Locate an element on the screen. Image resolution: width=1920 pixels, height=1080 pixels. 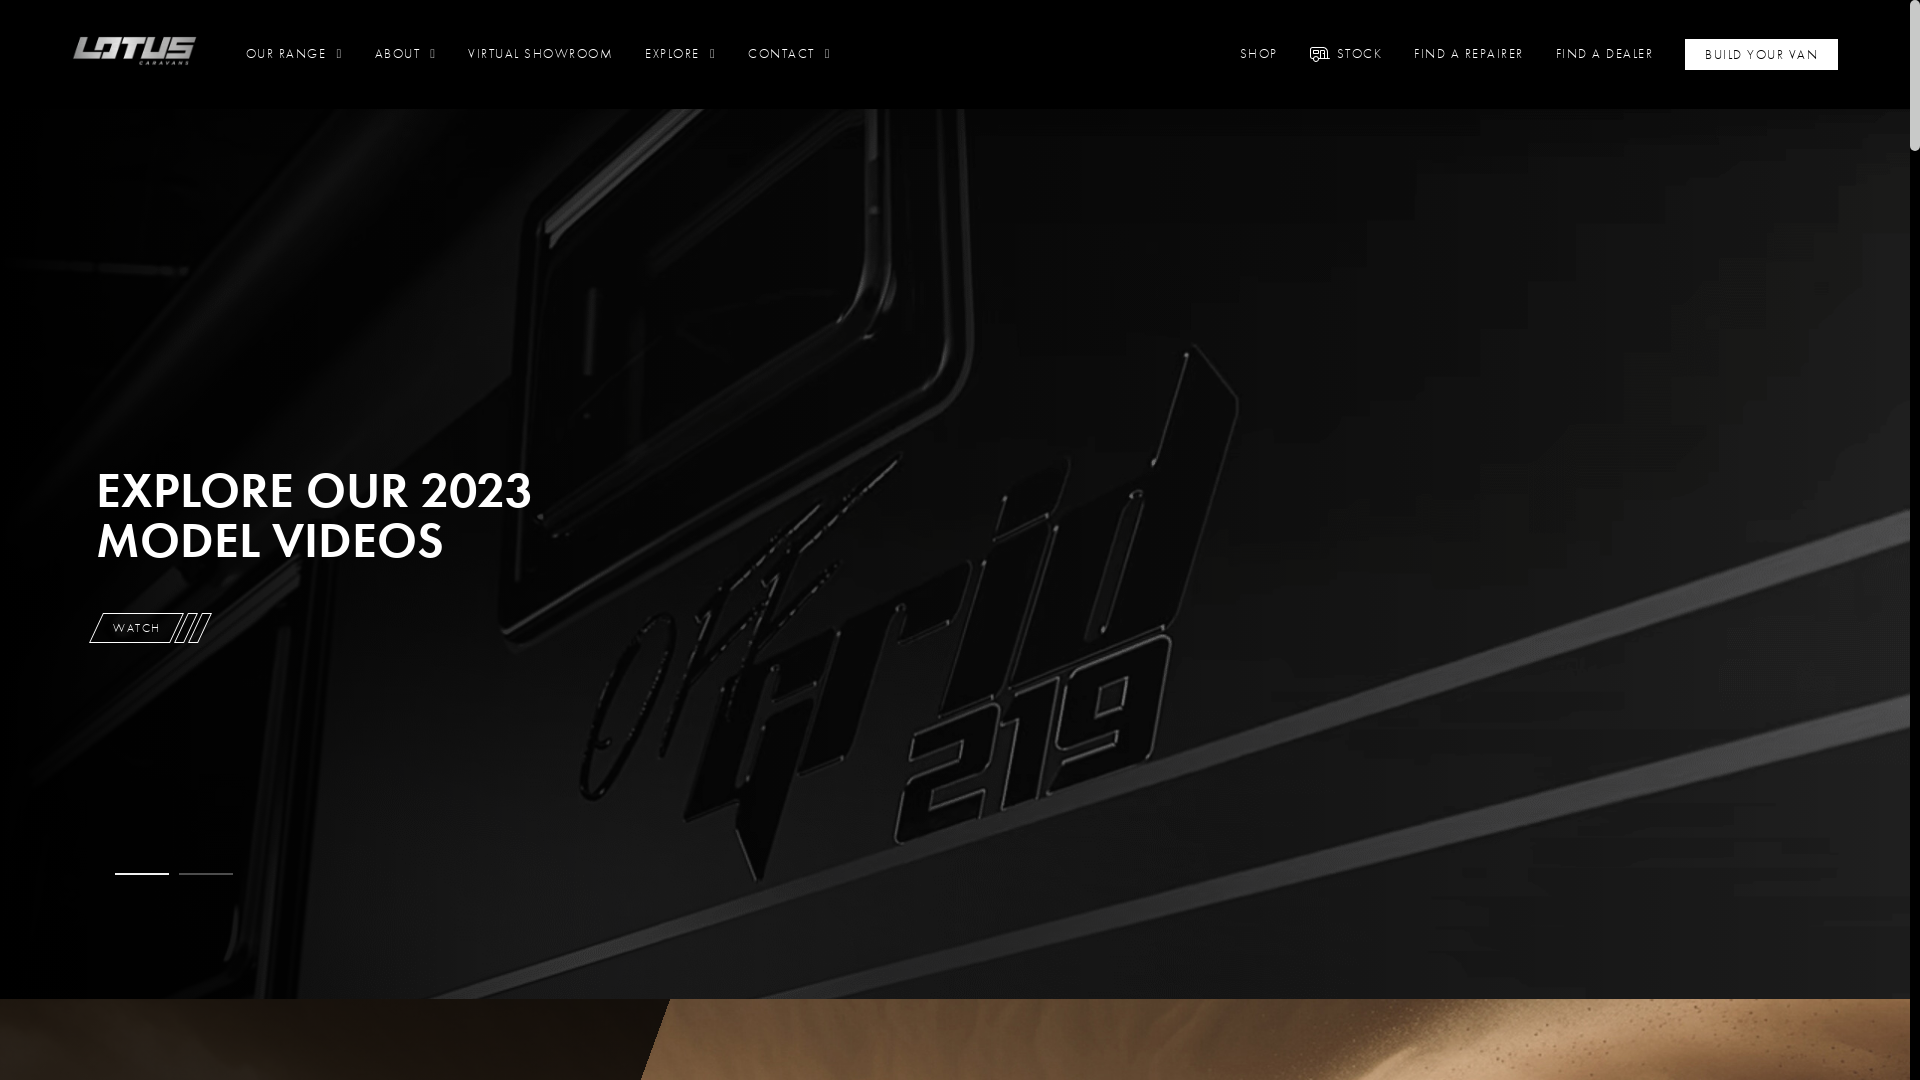
'OUR RANGE' is located at coordinates (293, 53).